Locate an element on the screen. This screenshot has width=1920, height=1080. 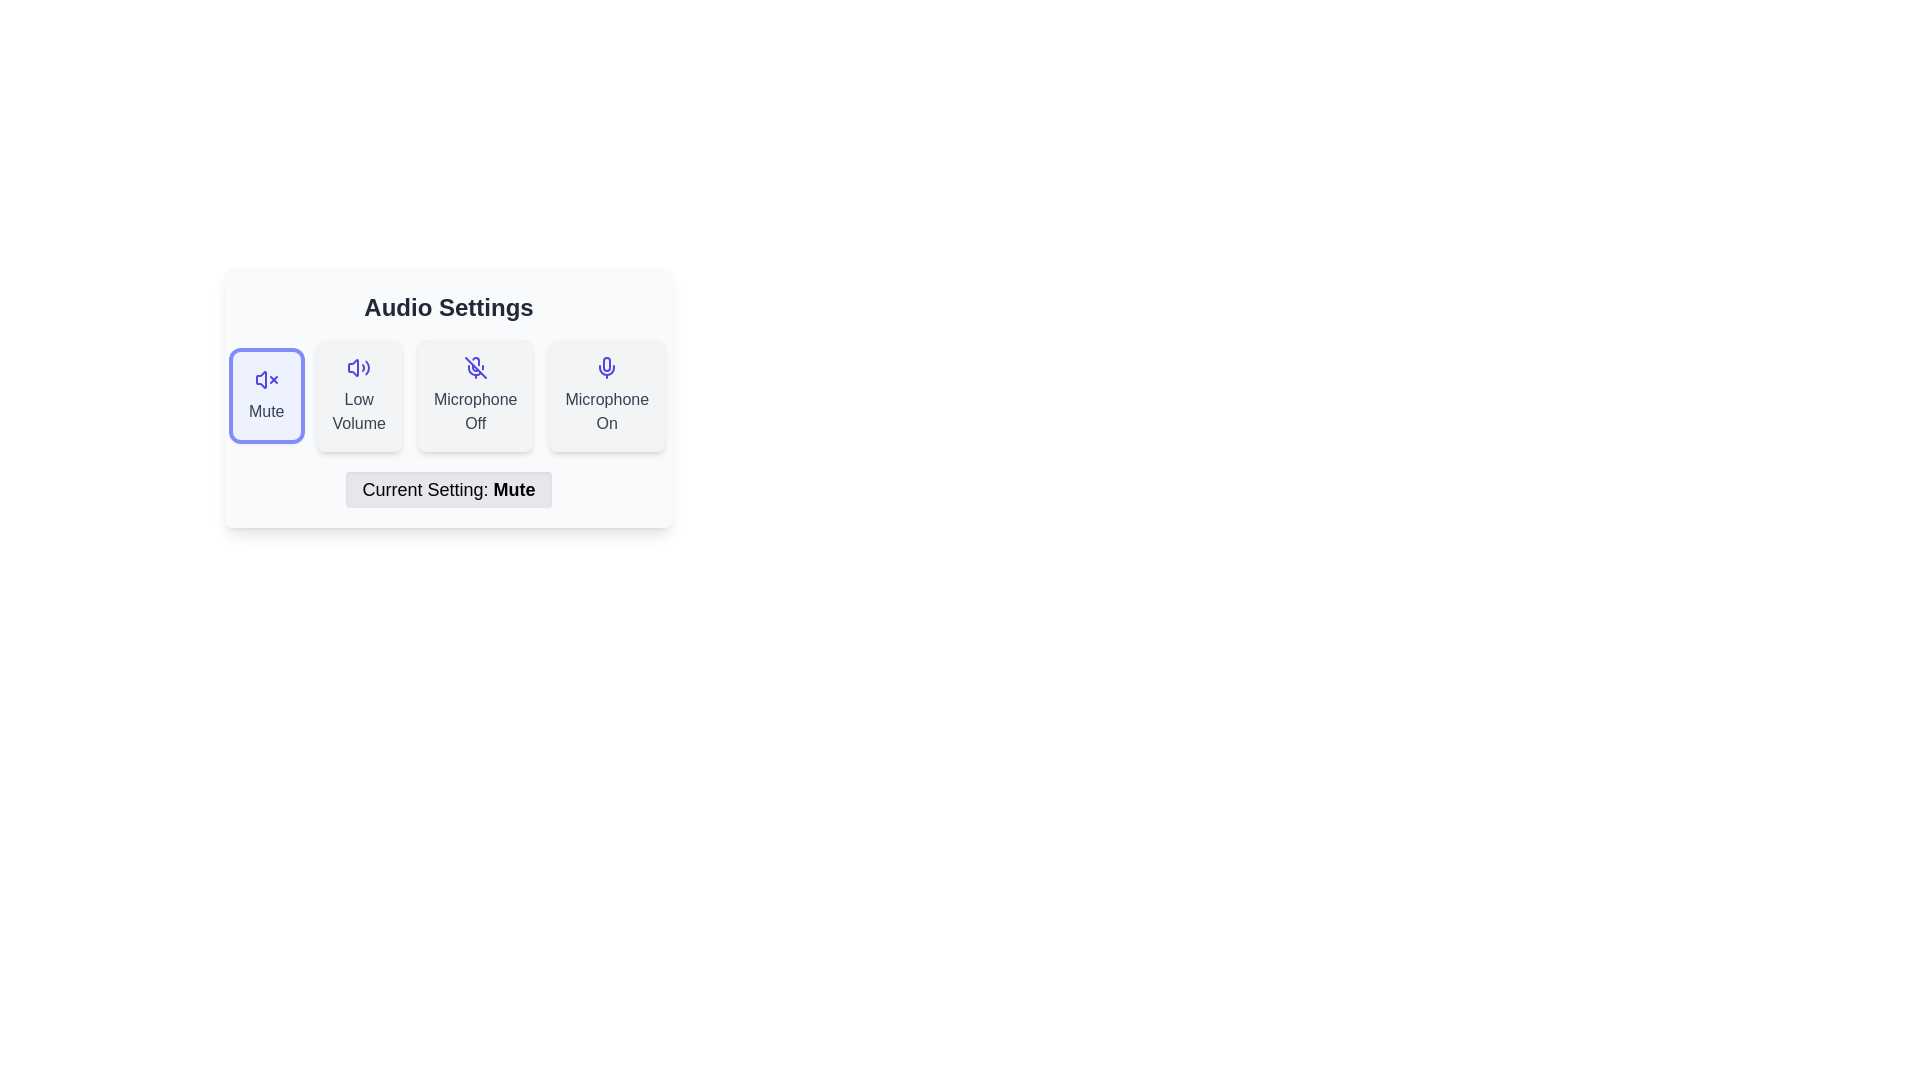
text label that displays 'Microphone Off', which indicates the microphone is currently disabled is located at coordinates (474, 411).